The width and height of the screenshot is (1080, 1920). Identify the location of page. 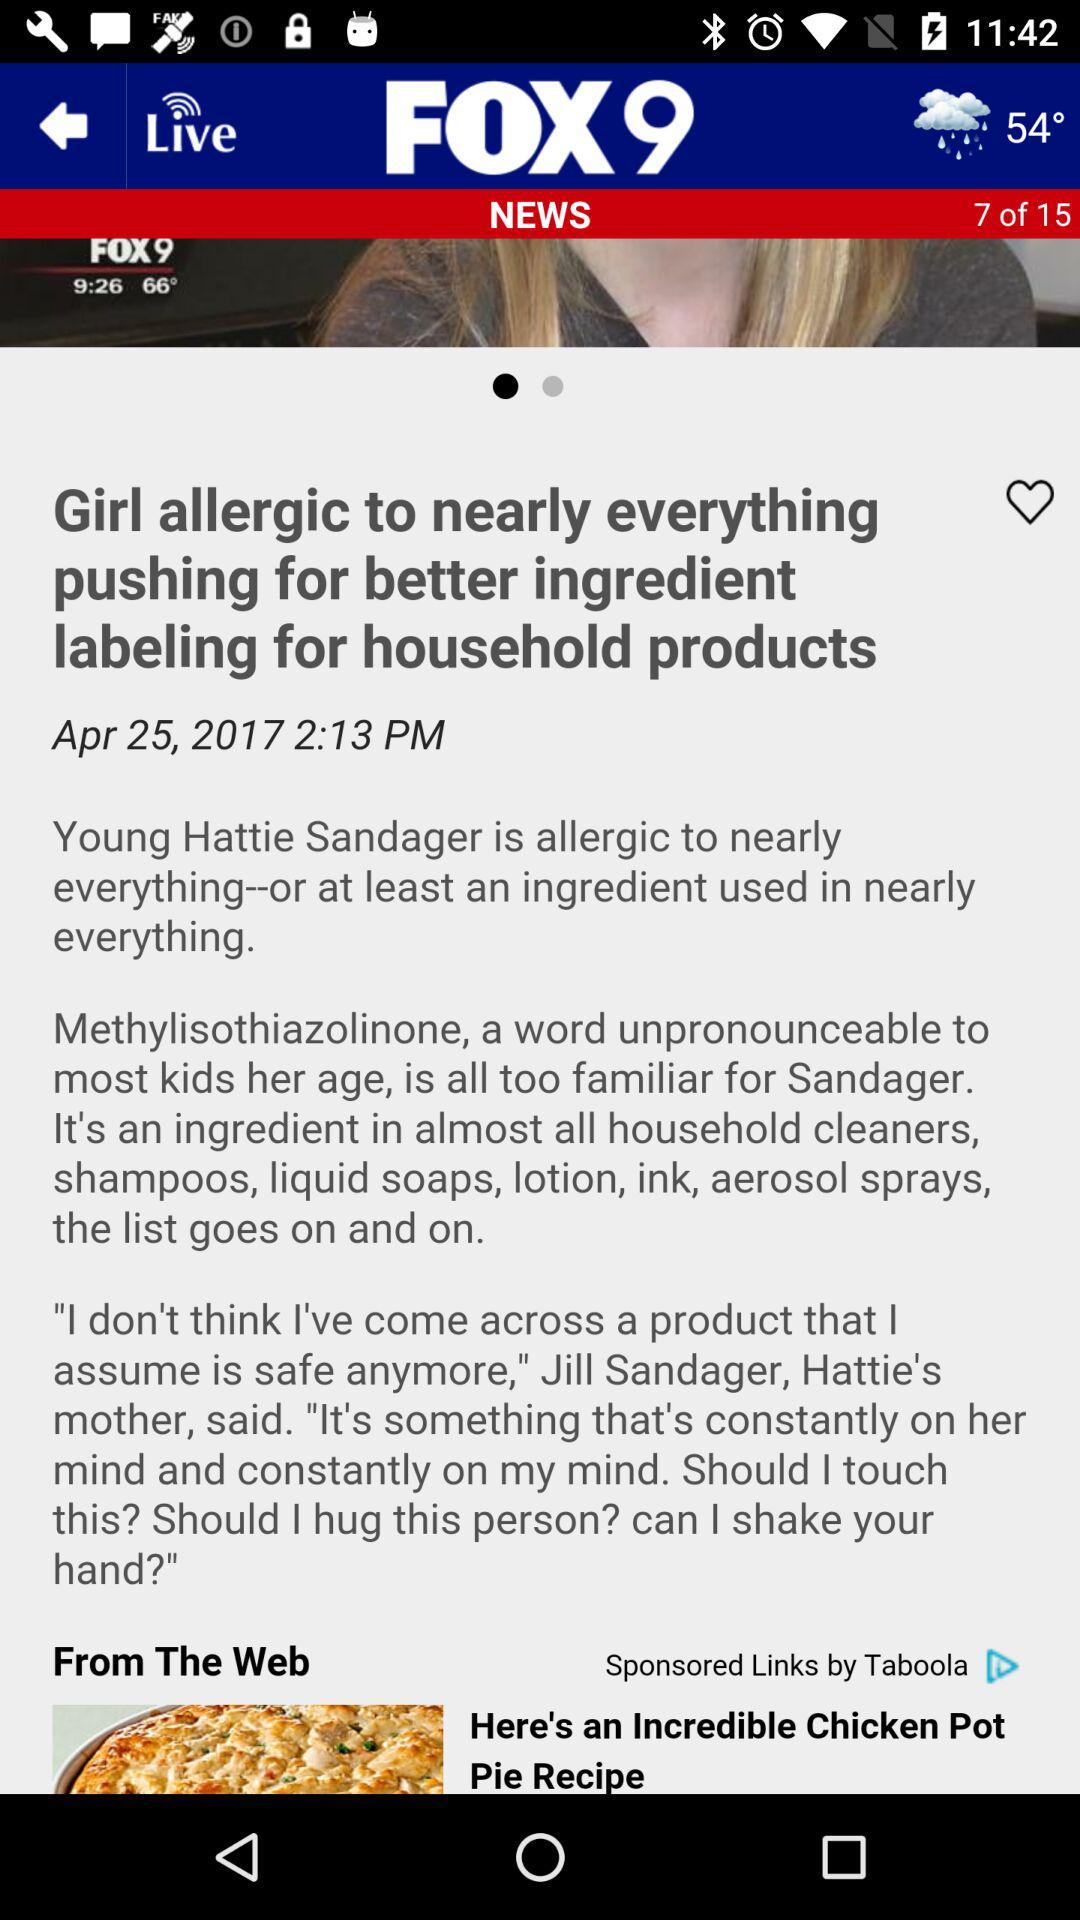
(1017, 502).